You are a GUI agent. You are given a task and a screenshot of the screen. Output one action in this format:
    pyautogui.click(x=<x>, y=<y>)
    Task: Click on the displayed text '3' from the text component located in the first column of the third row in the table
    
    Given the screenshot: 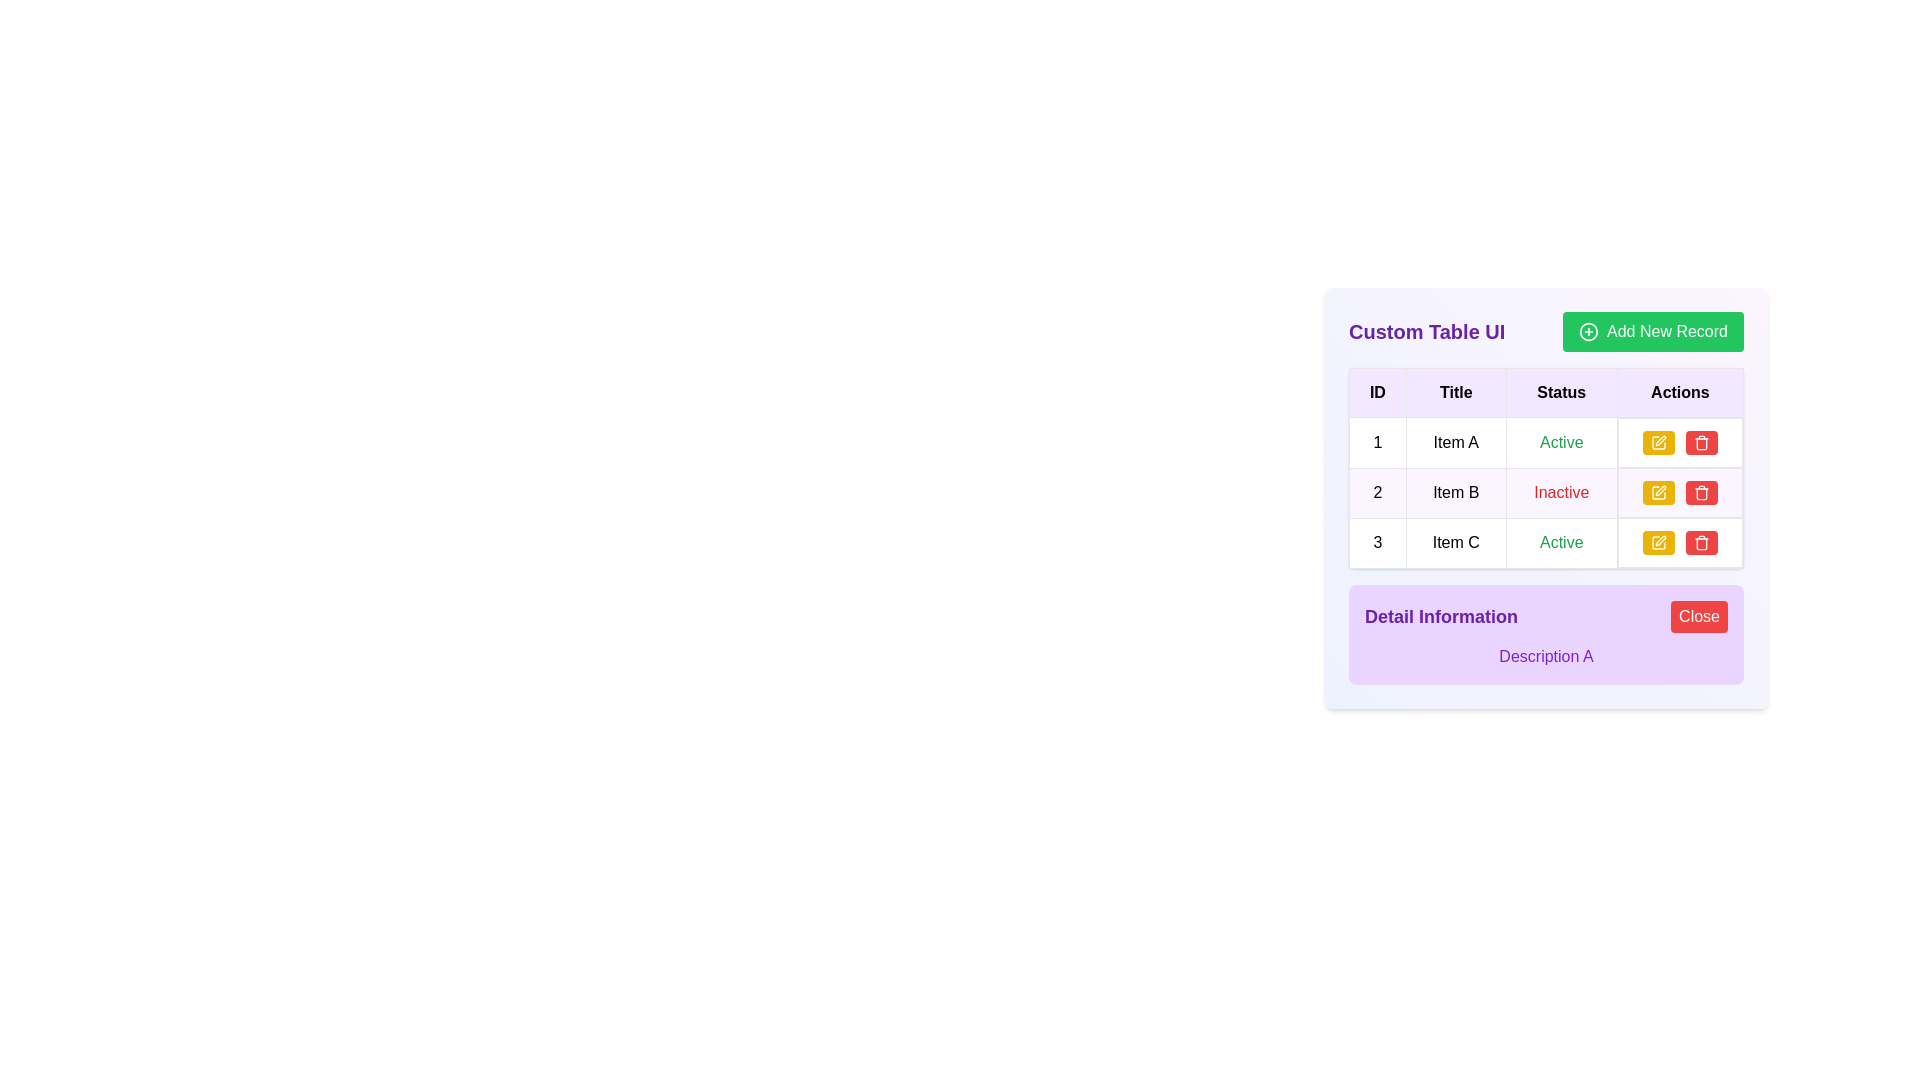 What is the action you would take?
    pyautogui.click(x=1376, y=543)
    